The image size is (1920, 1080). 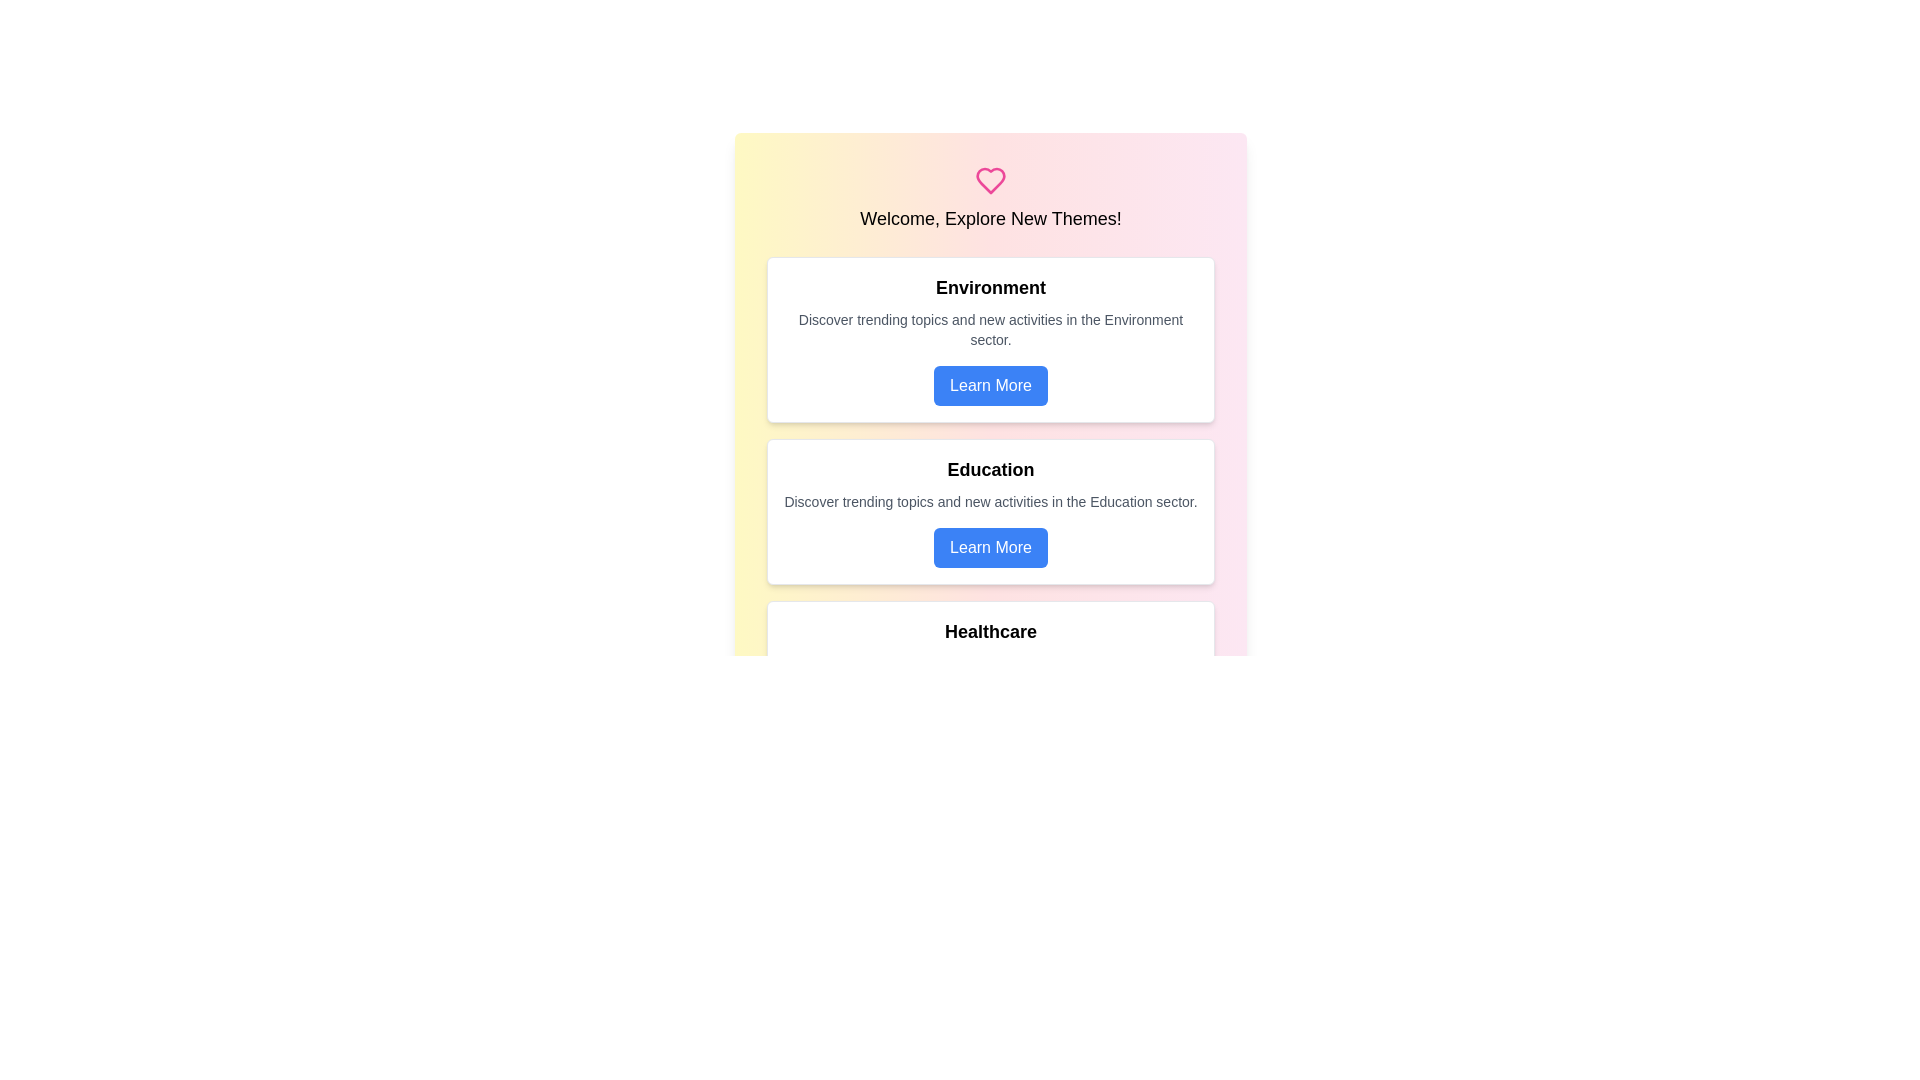 What do you see at coordinates (990, 288) in the screenshot?
I see `header text located at the top of the card structure, which introduces the theme or topic of the content presented below` at bounding box center [990, 288].